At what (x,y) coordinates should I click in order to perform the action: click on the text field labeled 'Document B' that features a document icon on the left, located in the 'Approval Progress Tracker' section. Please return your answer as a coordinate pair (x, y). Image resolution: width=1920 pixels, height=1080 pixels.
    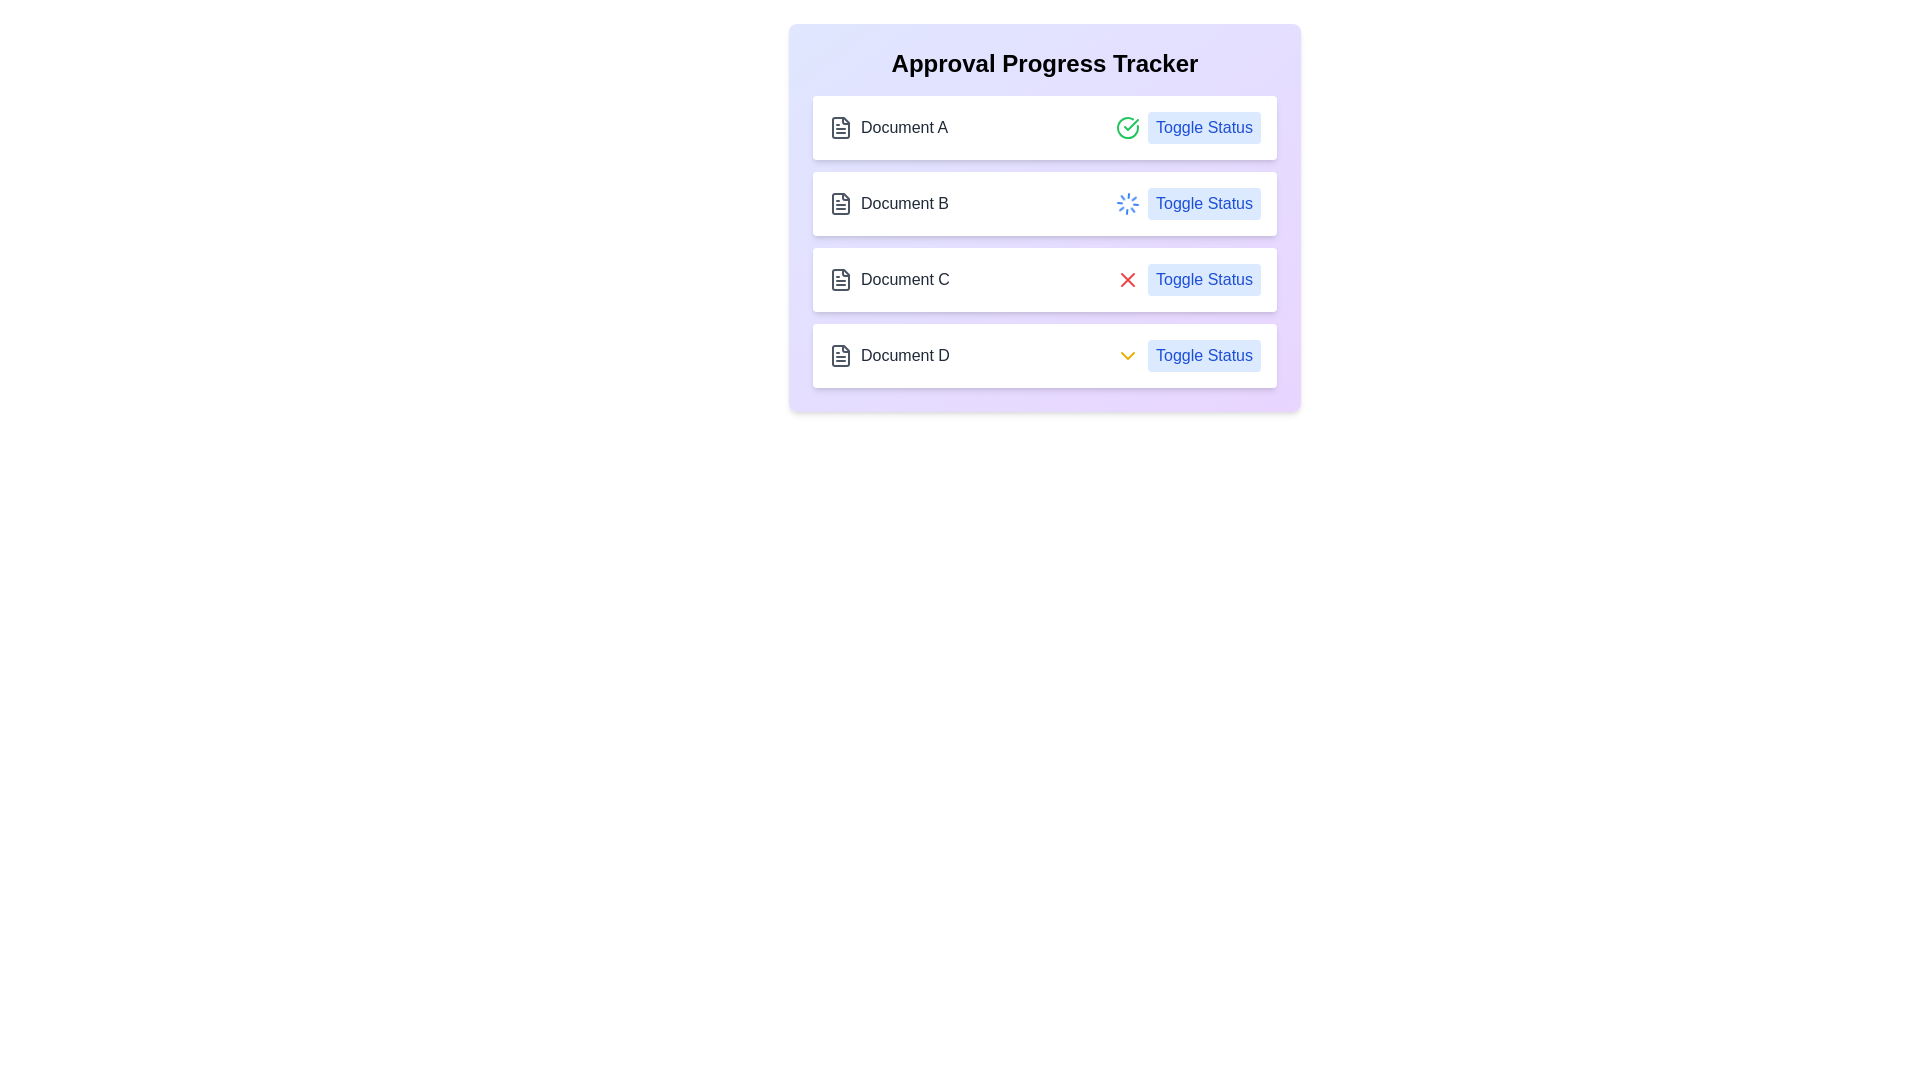
    Looking at the image, I should click on (887, 204).